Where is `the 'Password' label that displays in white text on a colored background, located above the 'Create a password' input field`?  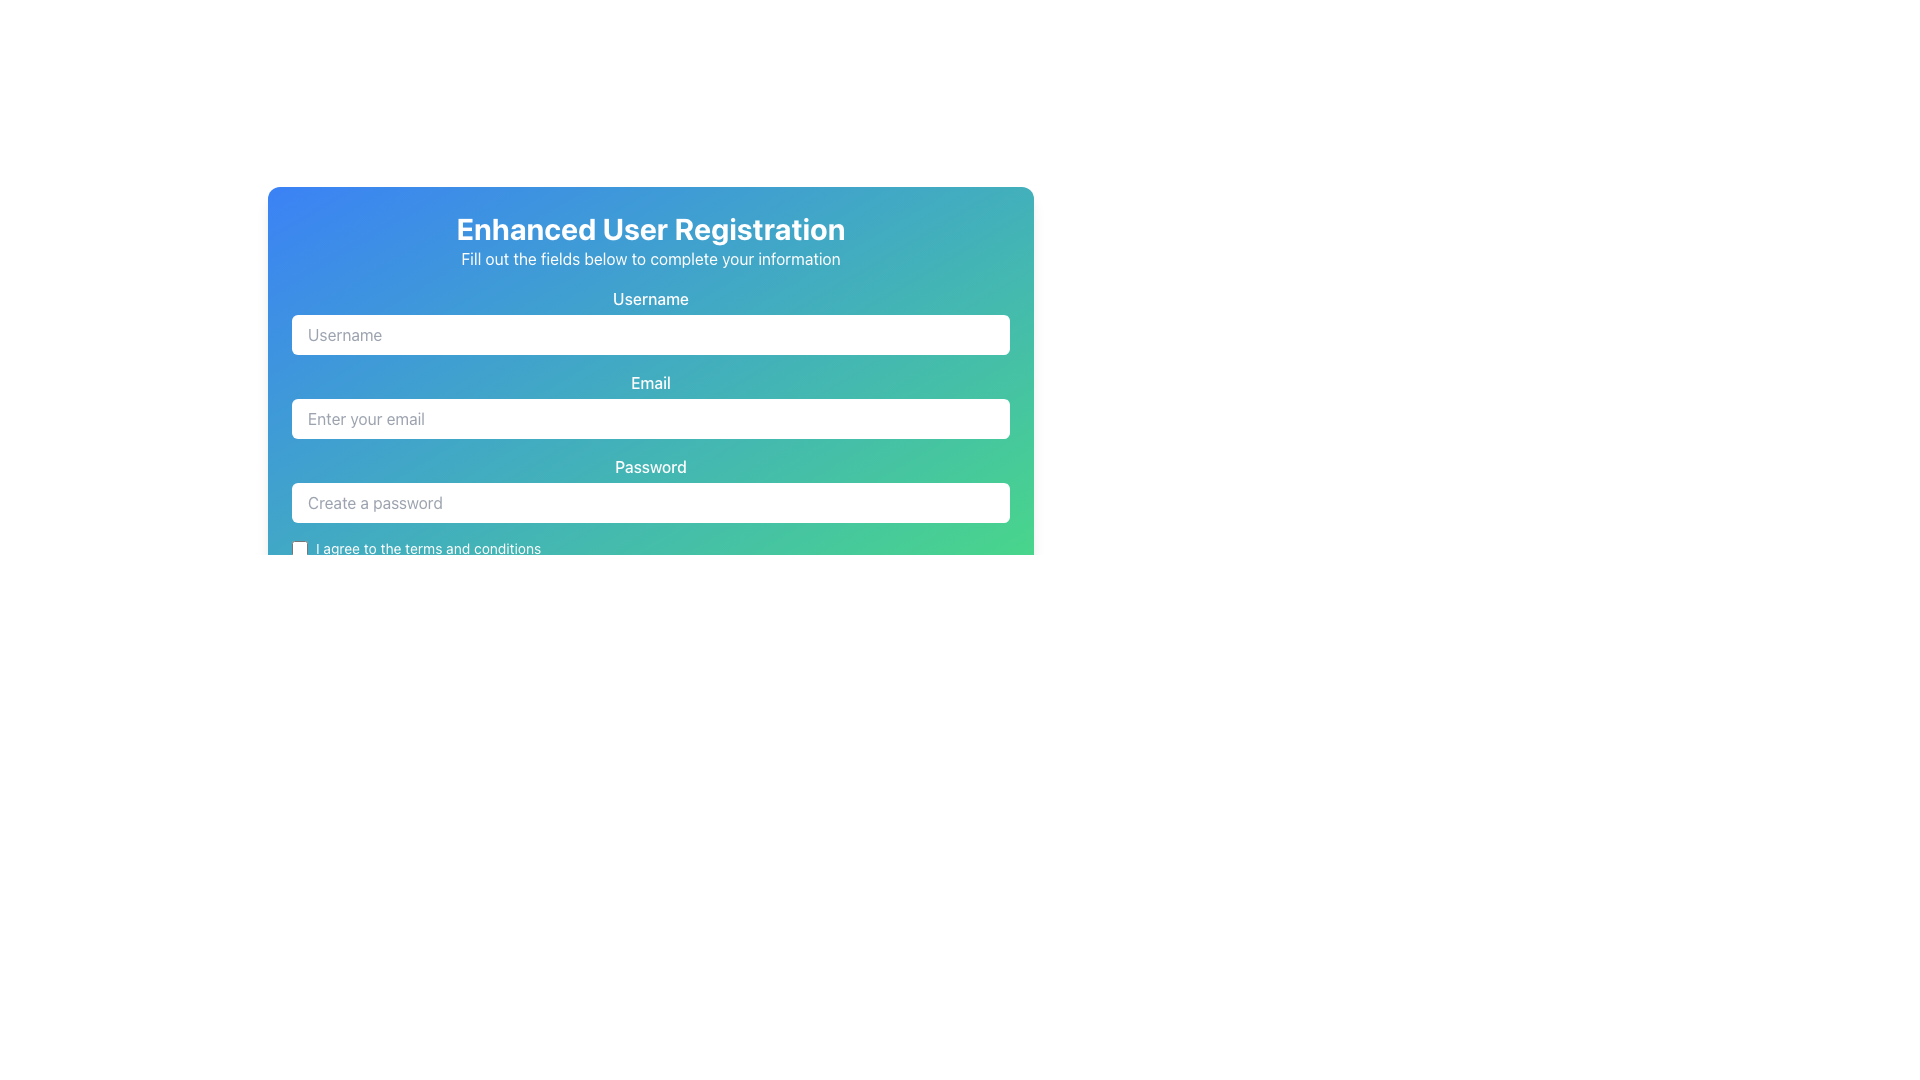
the 'Password' label that displays in white text on a colored background, located above the 'Create a password' input field is located at coordinates (651, 466).